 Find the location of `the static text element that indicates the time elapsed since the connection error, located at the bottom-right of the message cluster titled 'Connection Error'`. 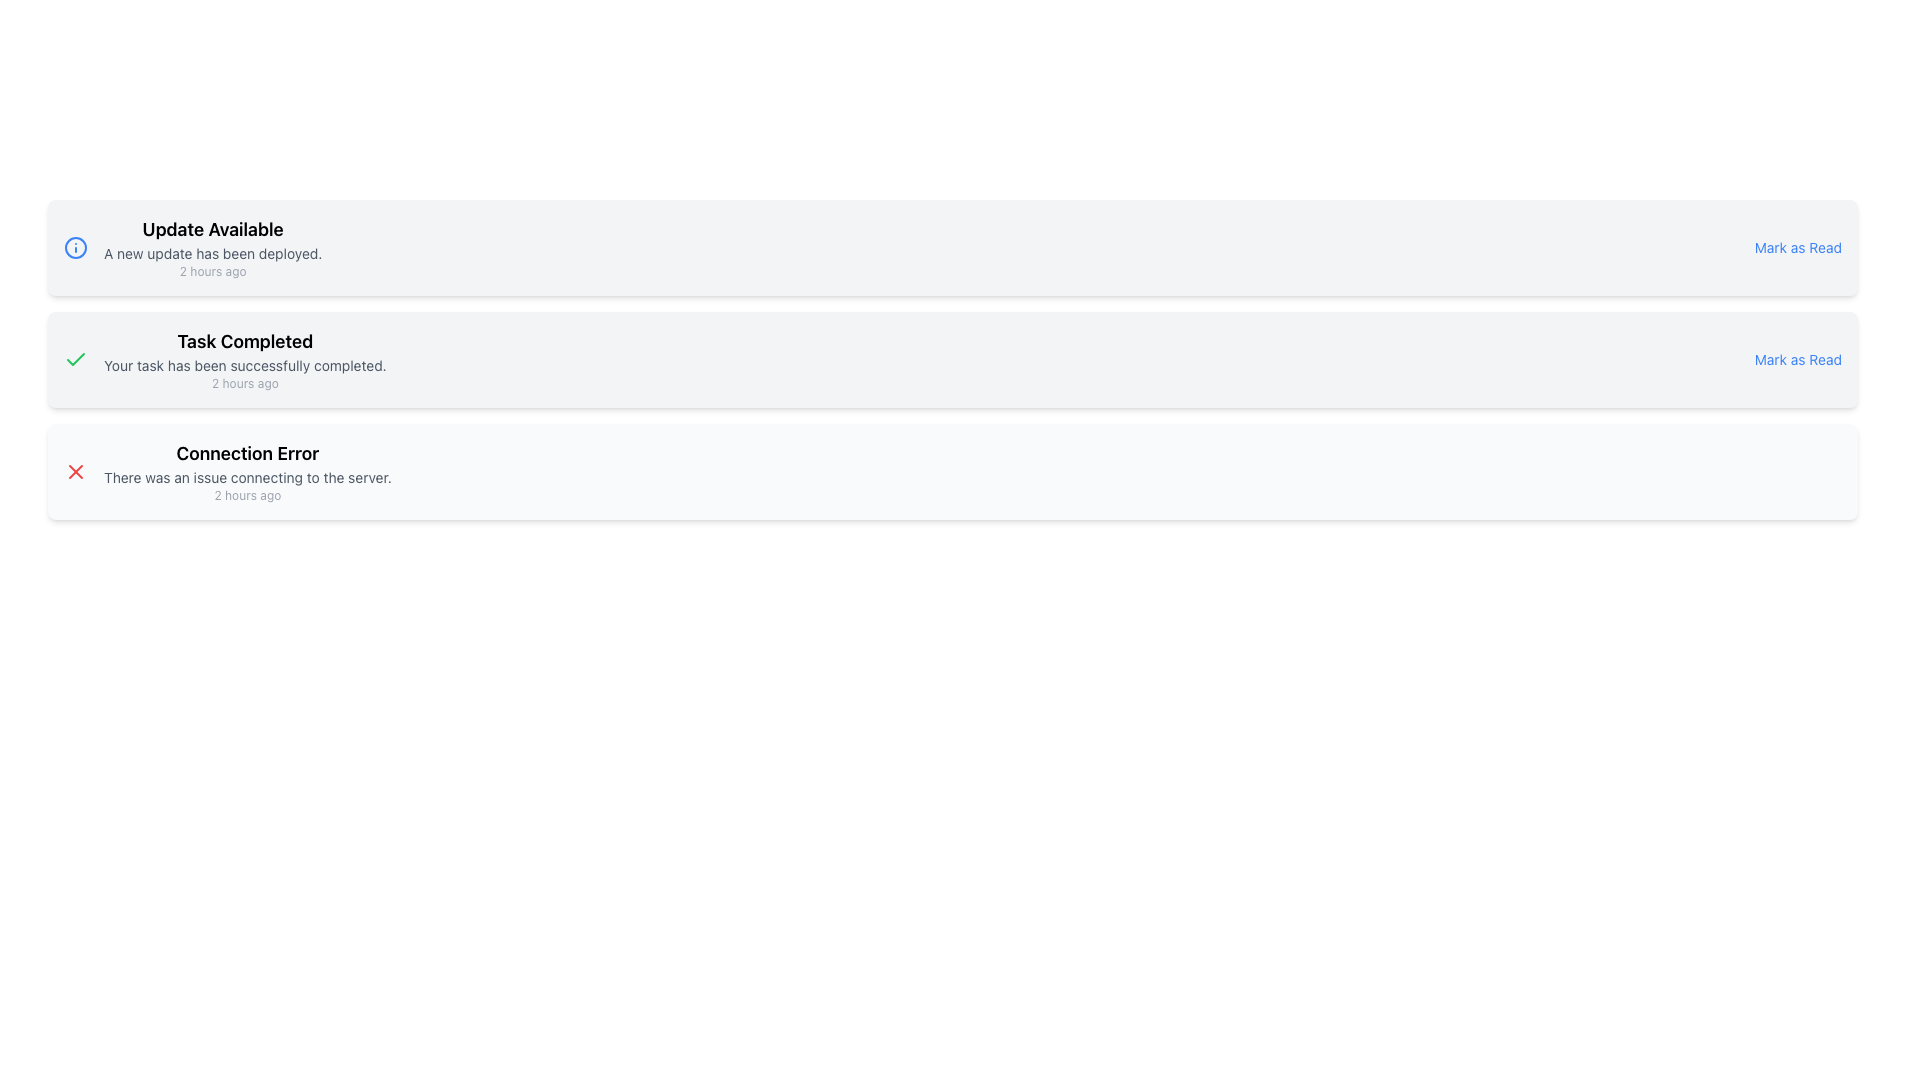

the static text element that indicates the time elapsed since the connection error, located at the bottom-right of the message cluster titled 'Connection Error' is located at coordinates (246, 495).